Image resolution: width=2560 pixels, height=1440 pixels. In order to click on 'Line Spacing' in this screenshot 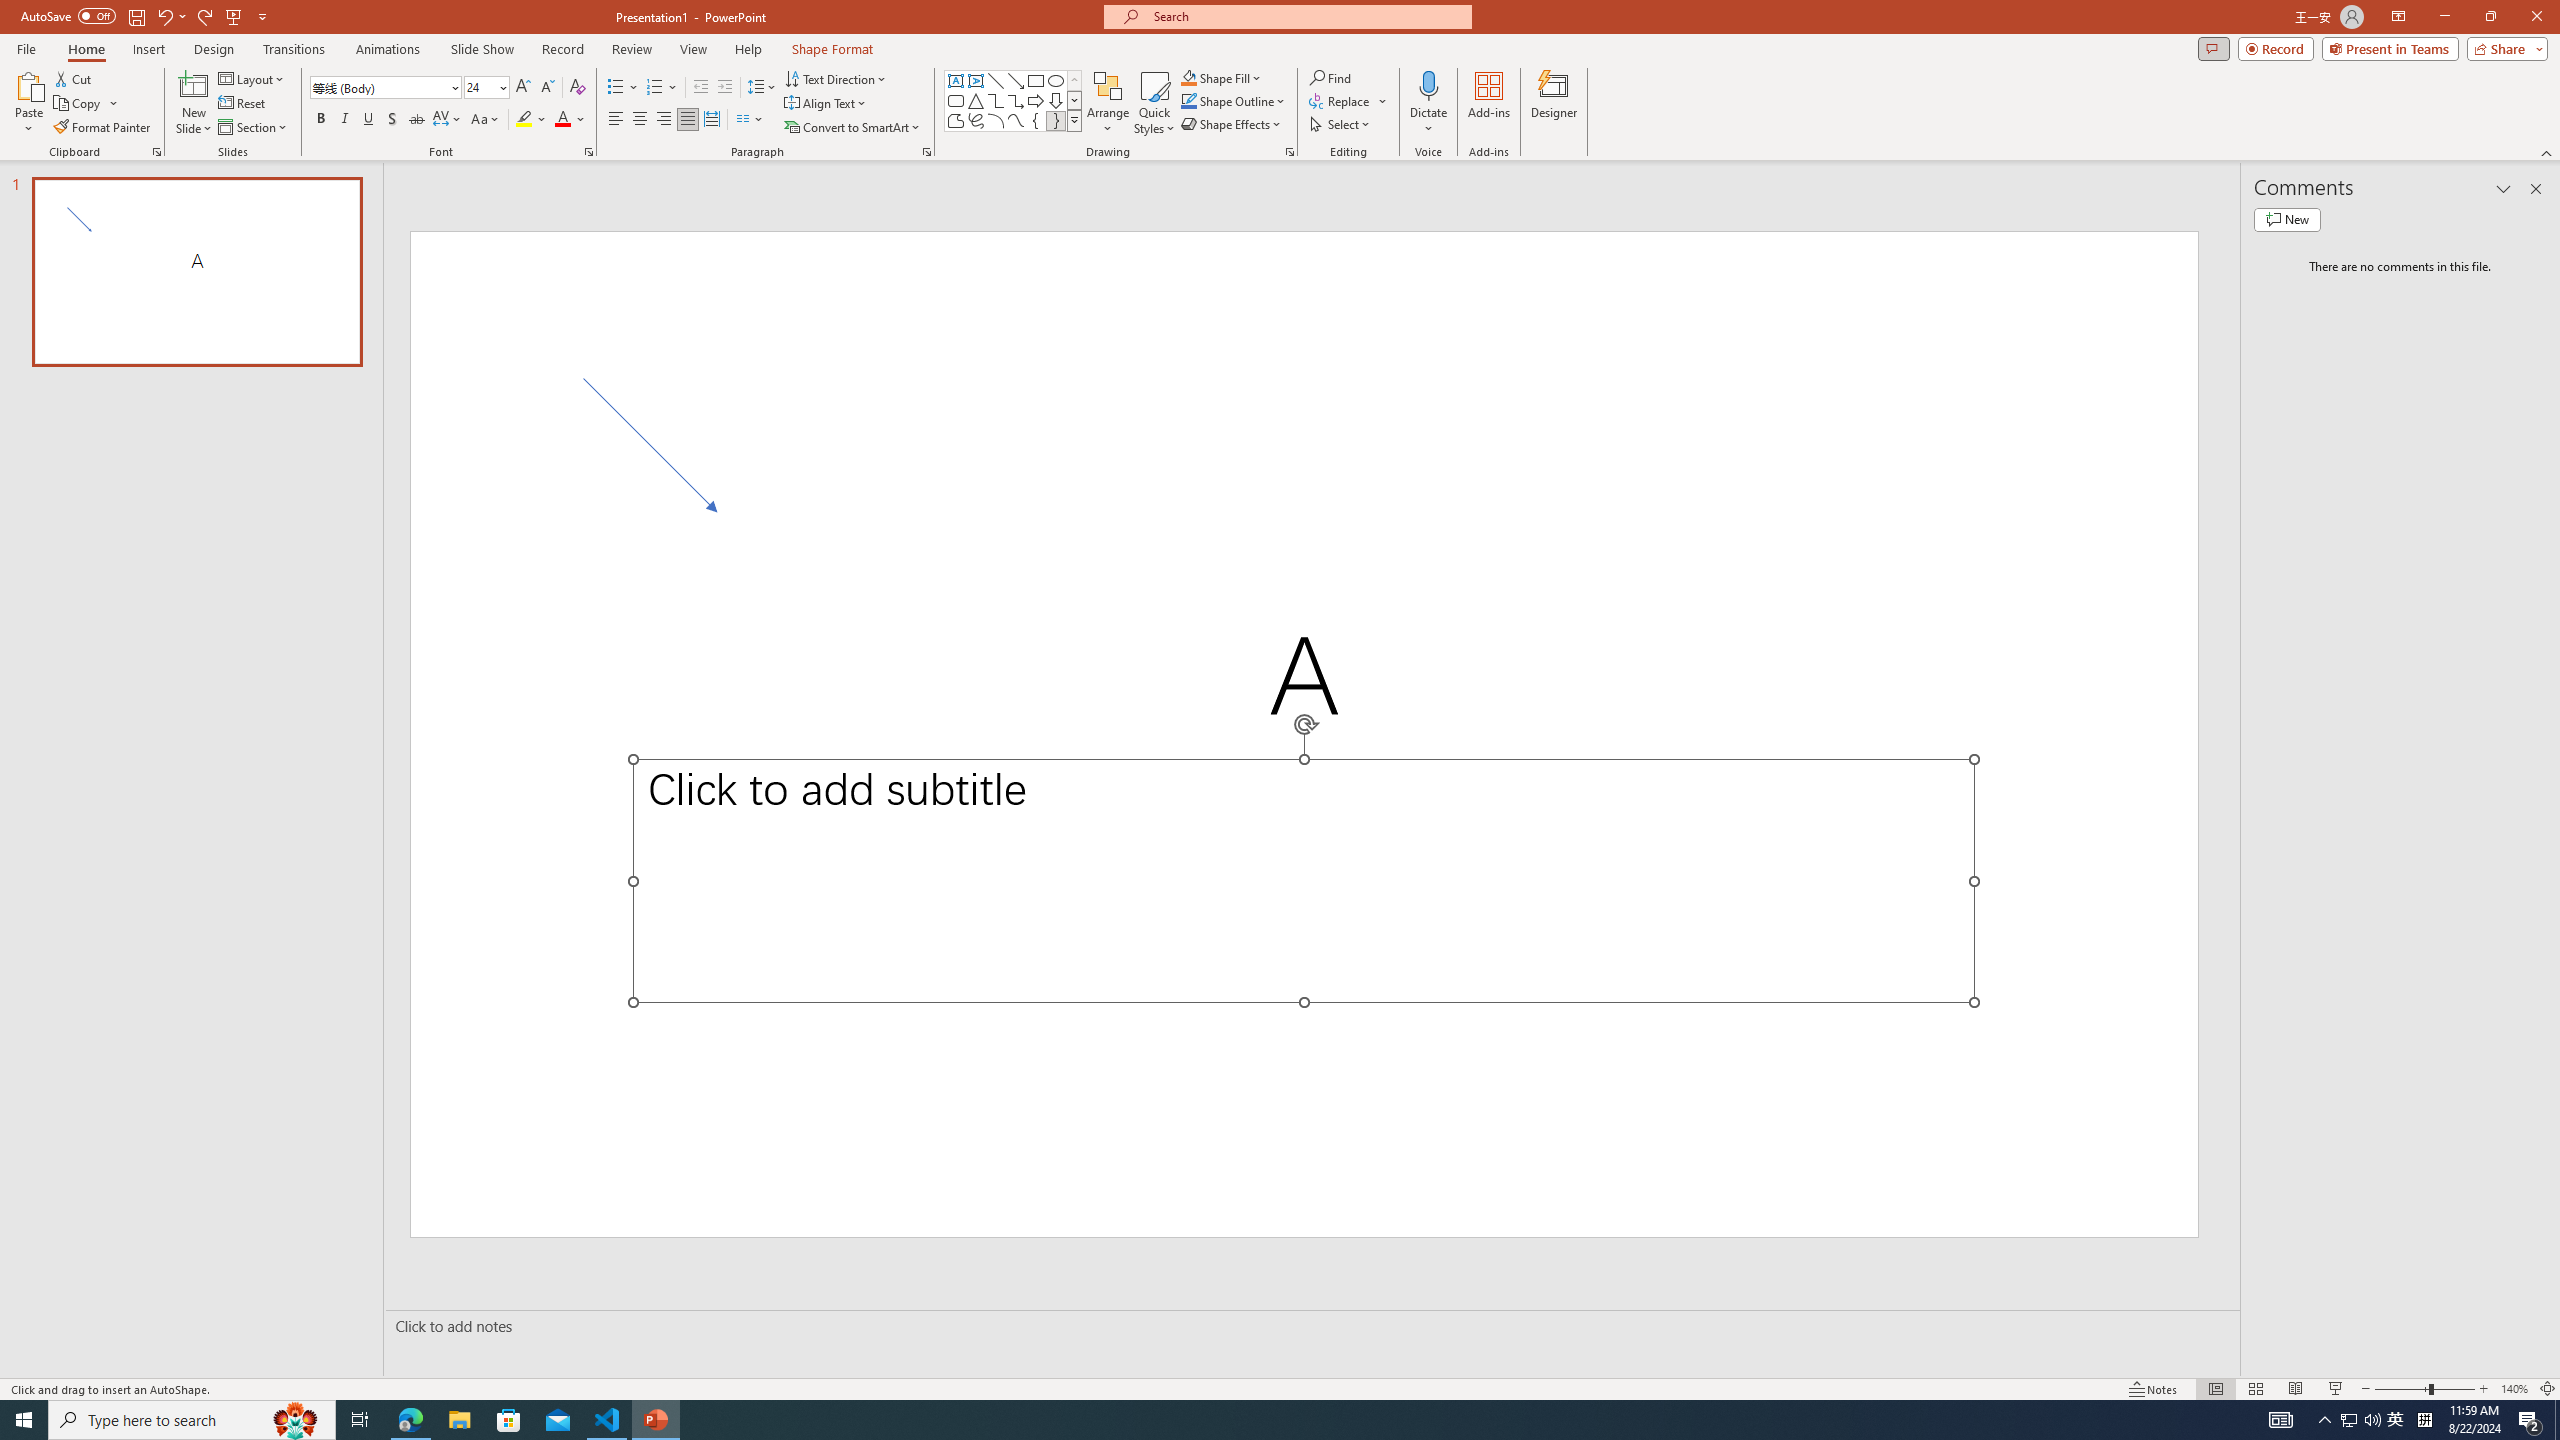, I will do `click(762, 87)`.